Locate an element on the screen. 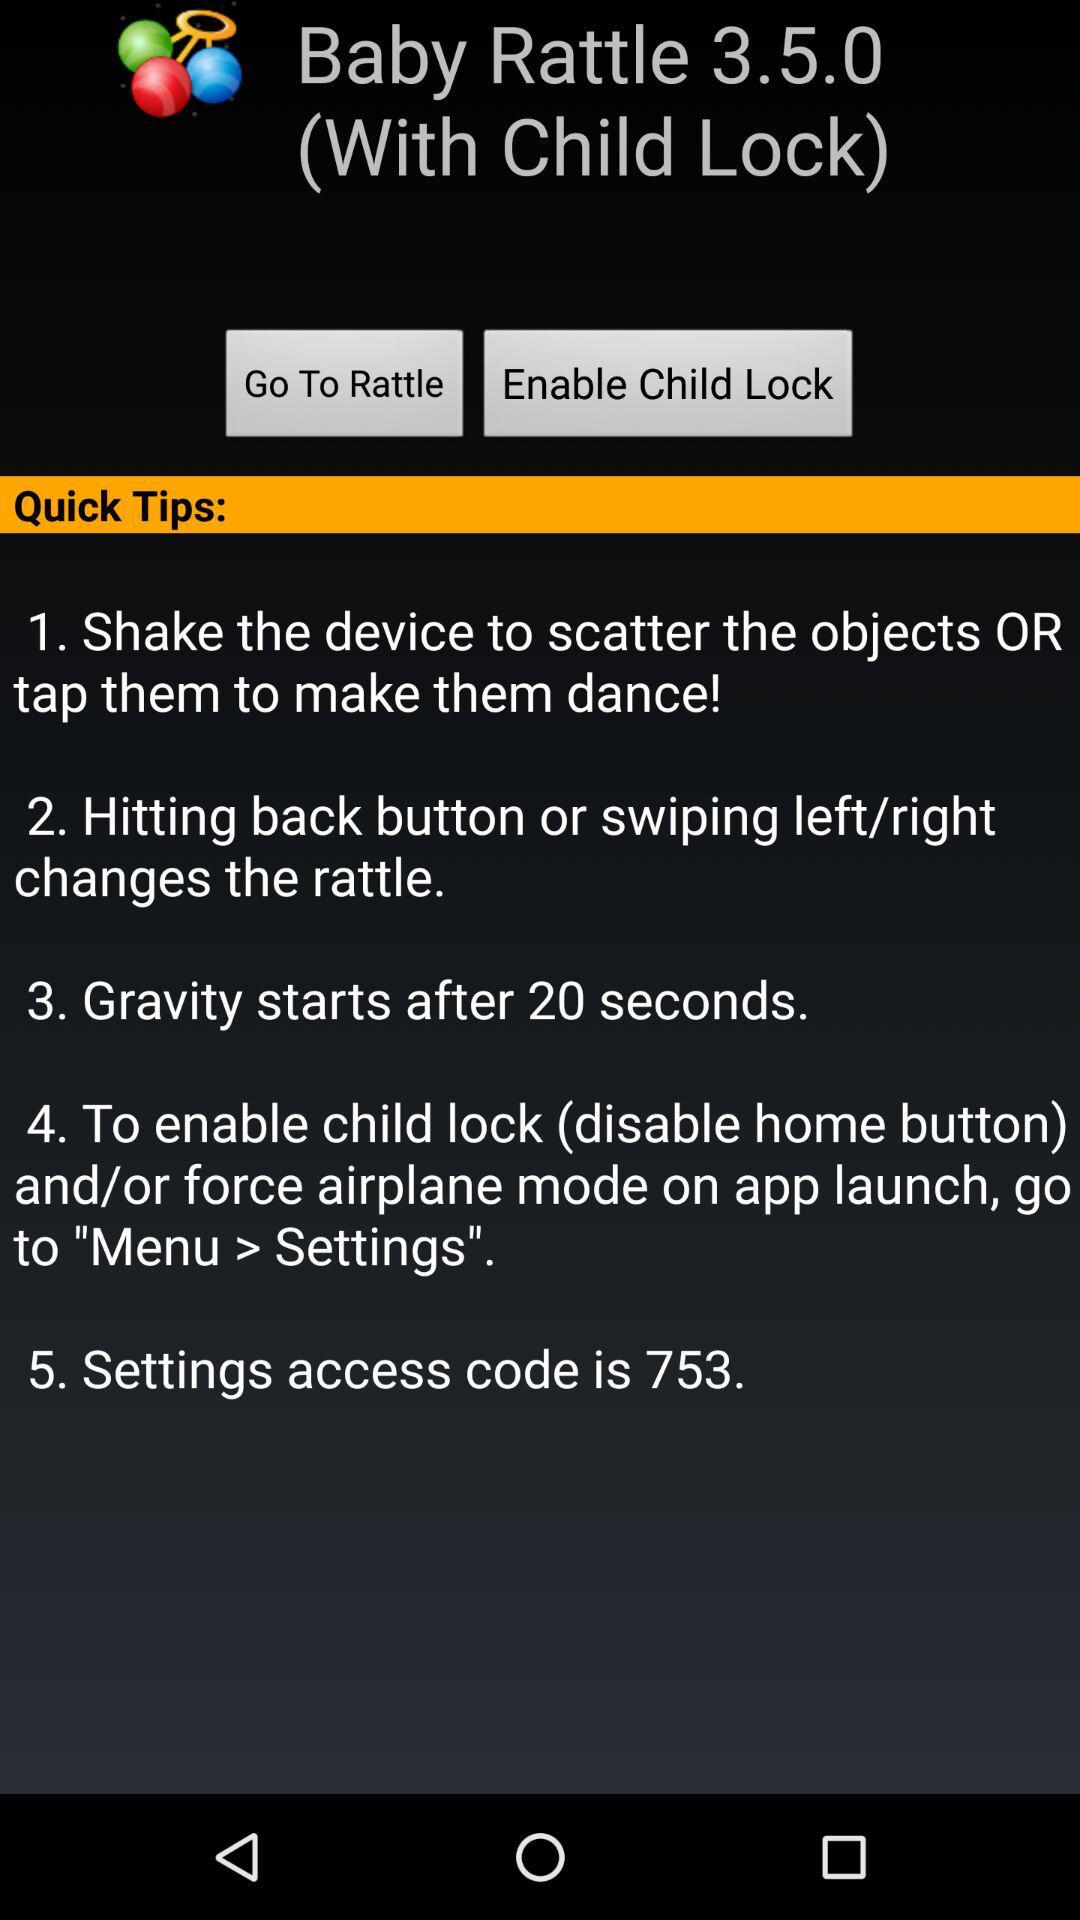 This screenshot has height=1920, width=1080. the go to rattle is located at coordinates (343, 389).